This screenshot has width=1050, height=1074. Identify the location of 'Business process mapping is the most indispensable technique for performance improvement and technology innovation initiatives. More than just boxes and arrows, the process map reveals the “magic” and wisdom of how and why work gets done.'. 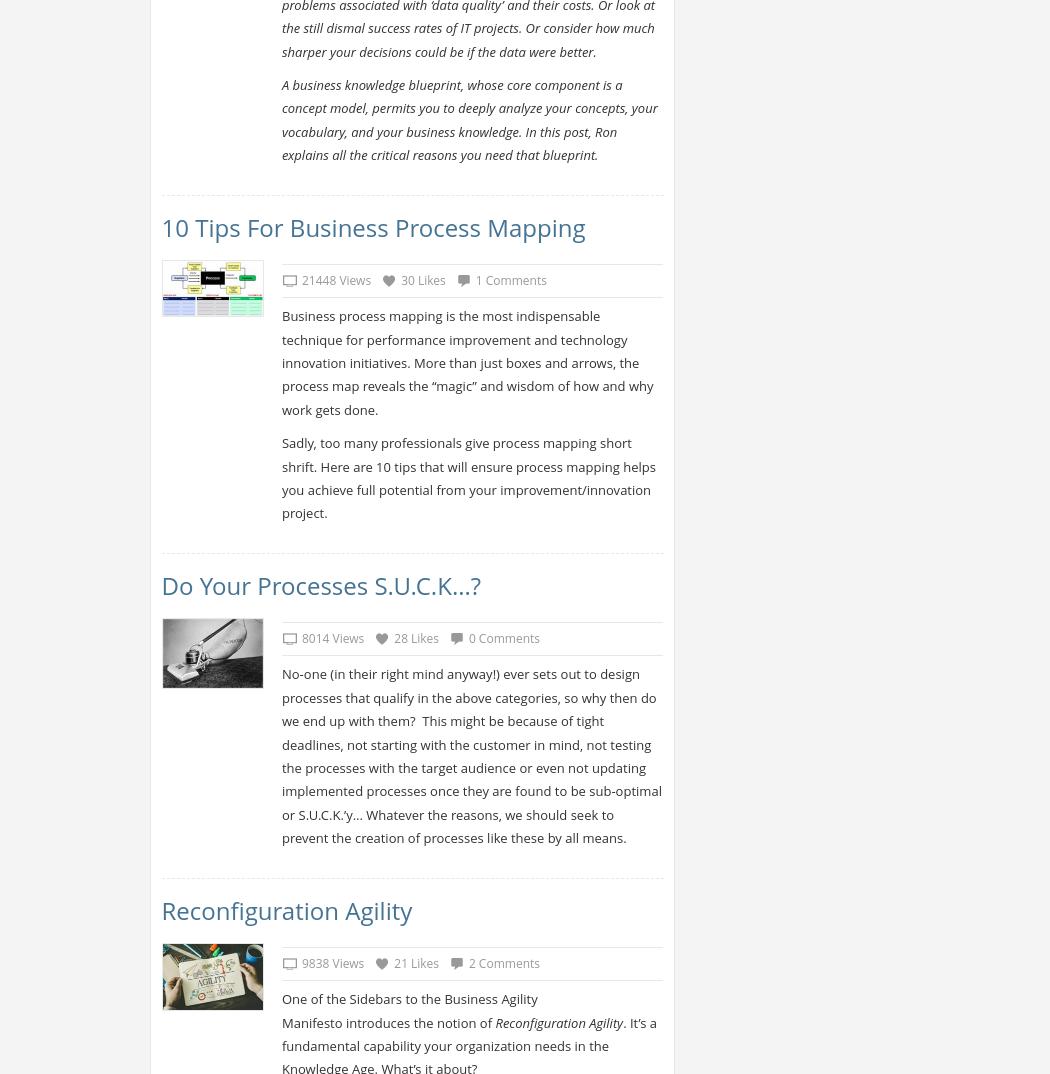
(467, 361).